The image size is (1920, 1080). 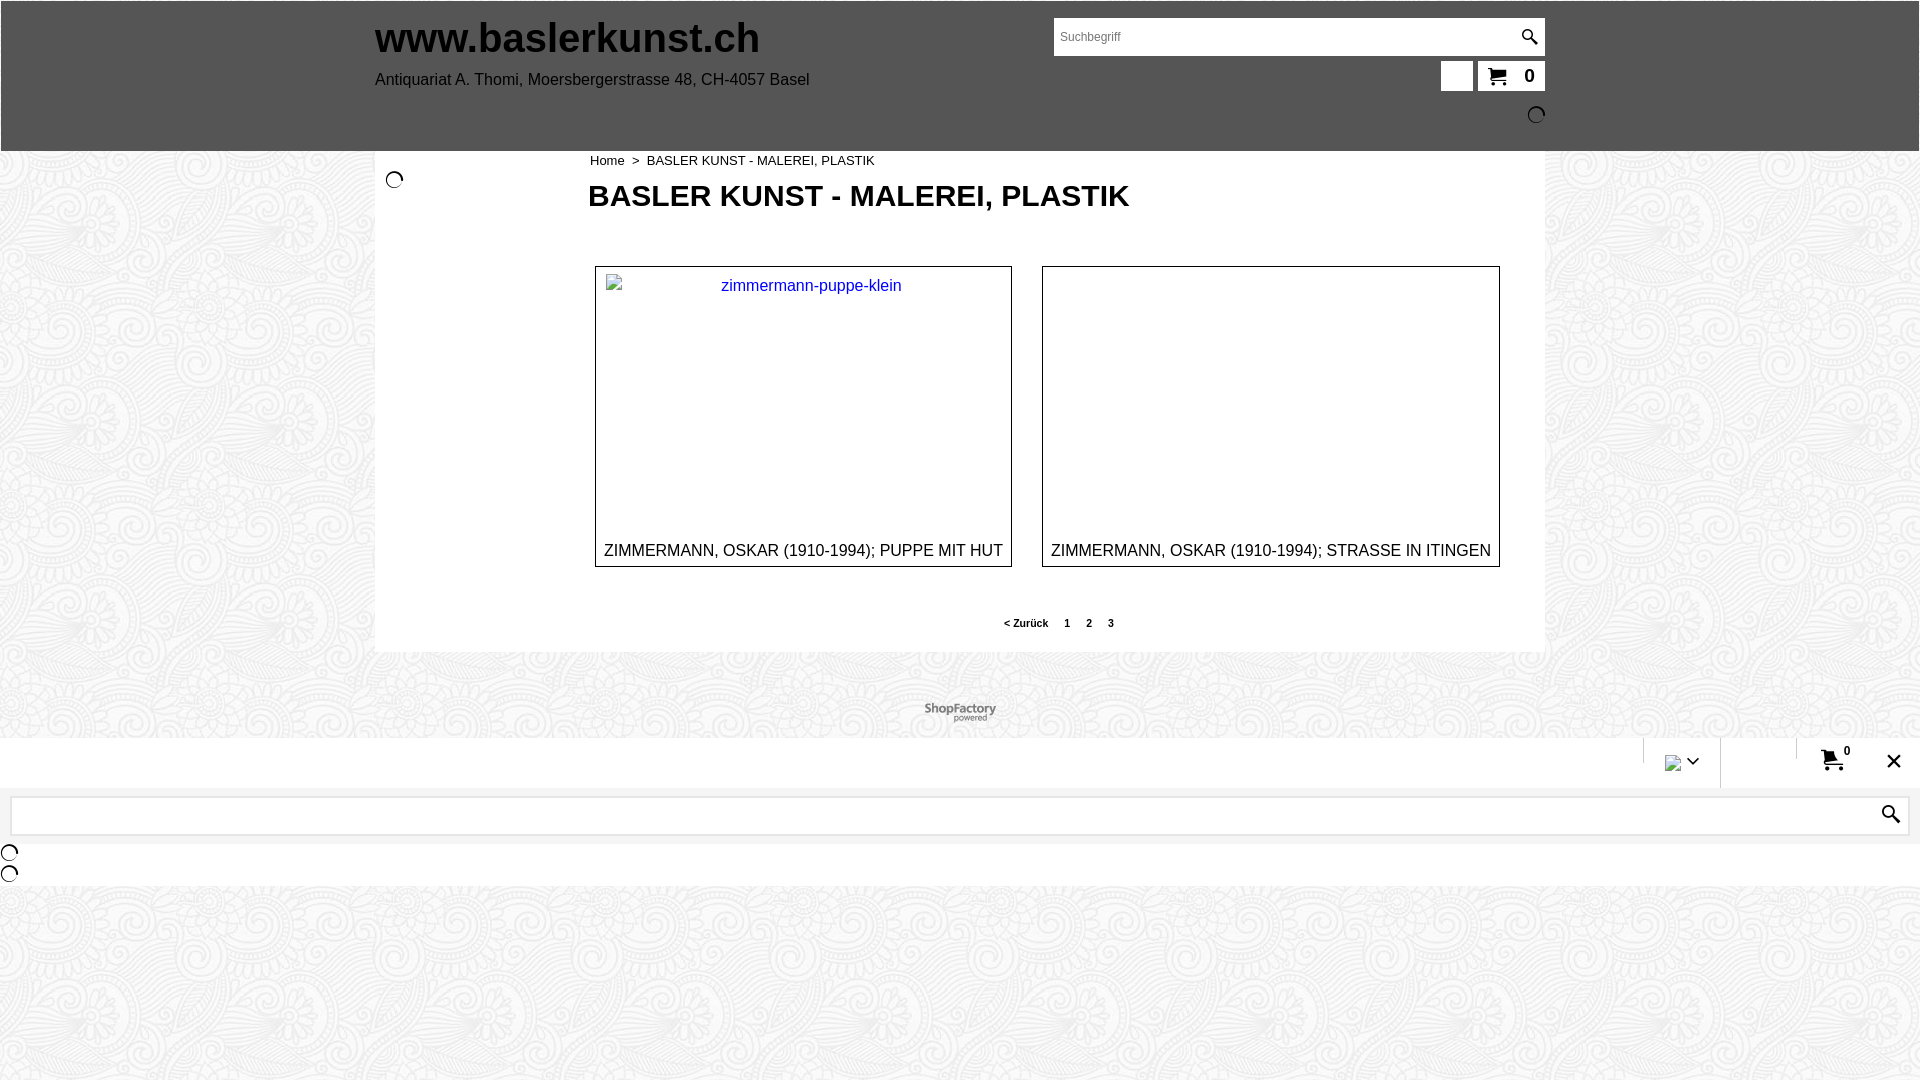 I want to click on '2', so click(x=1088, y=622).